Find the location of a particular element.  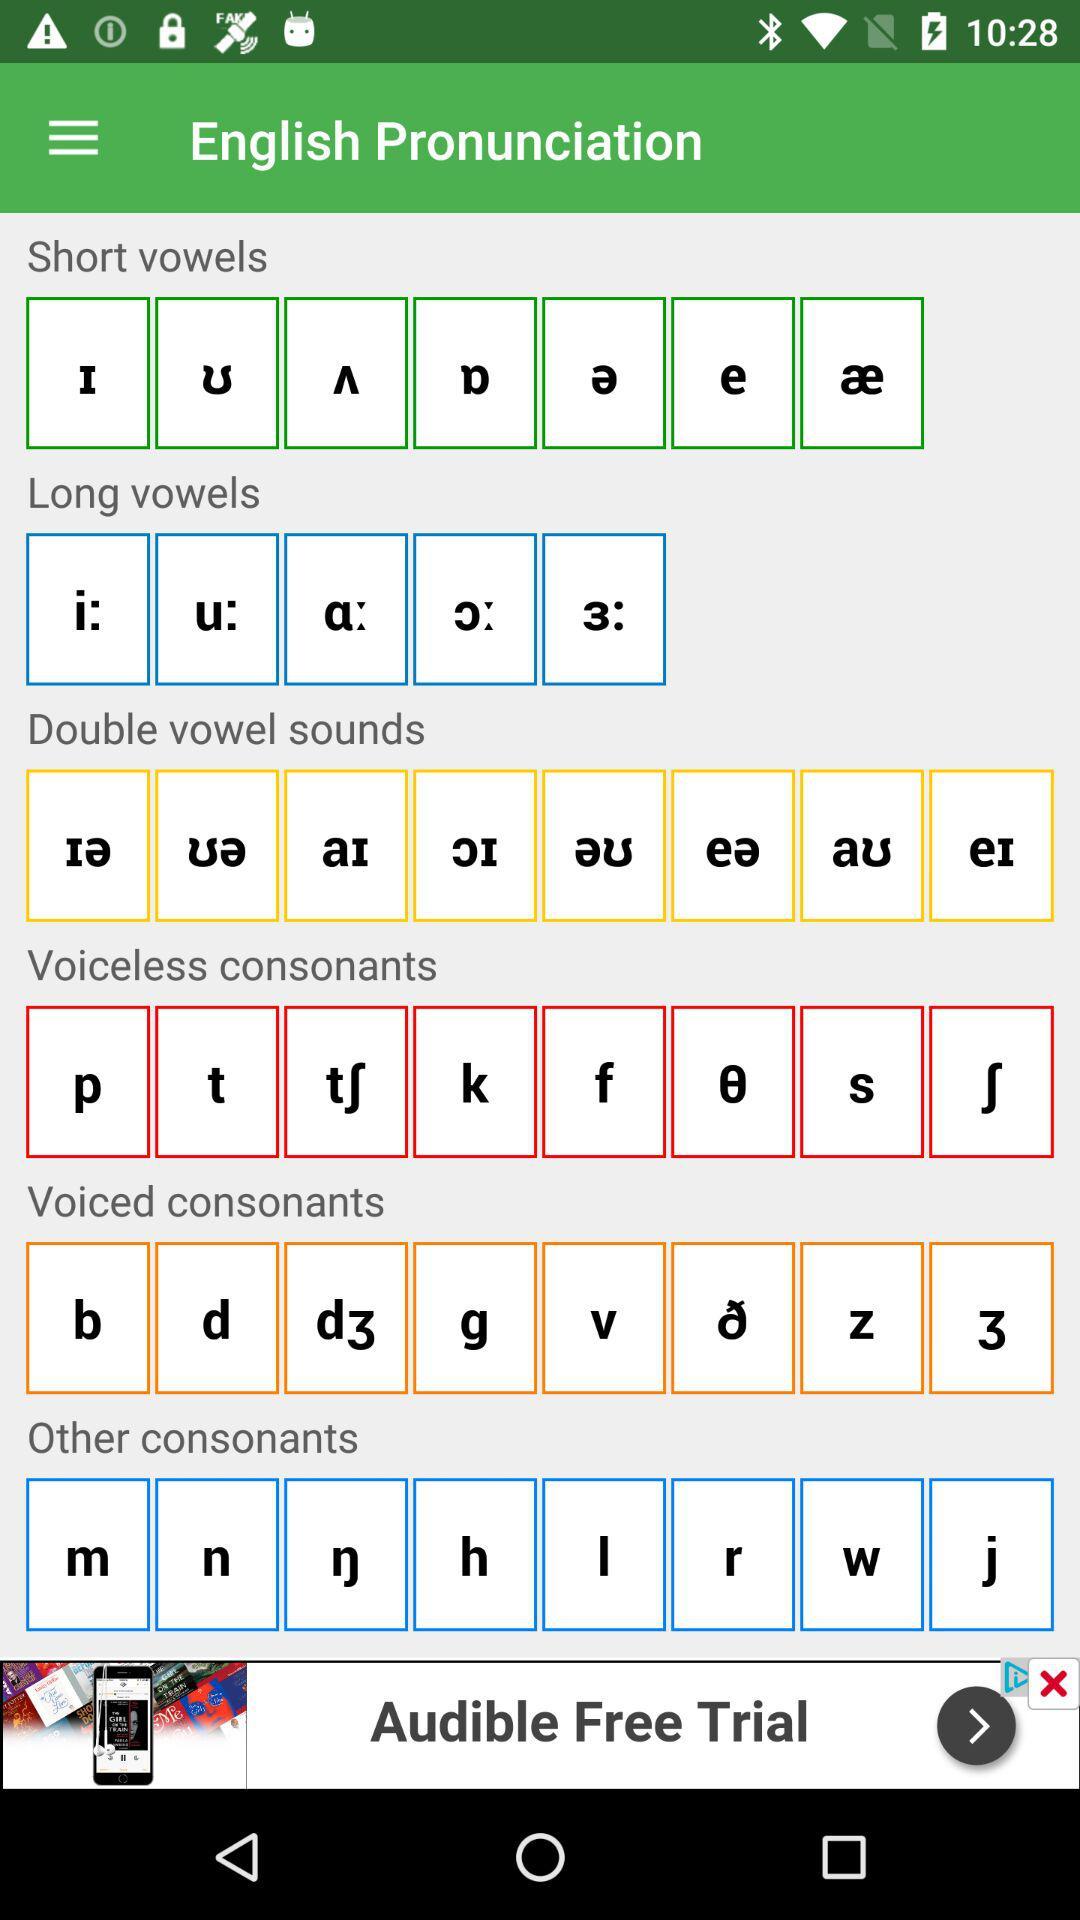

button is located at coordinates (1052, 1682).